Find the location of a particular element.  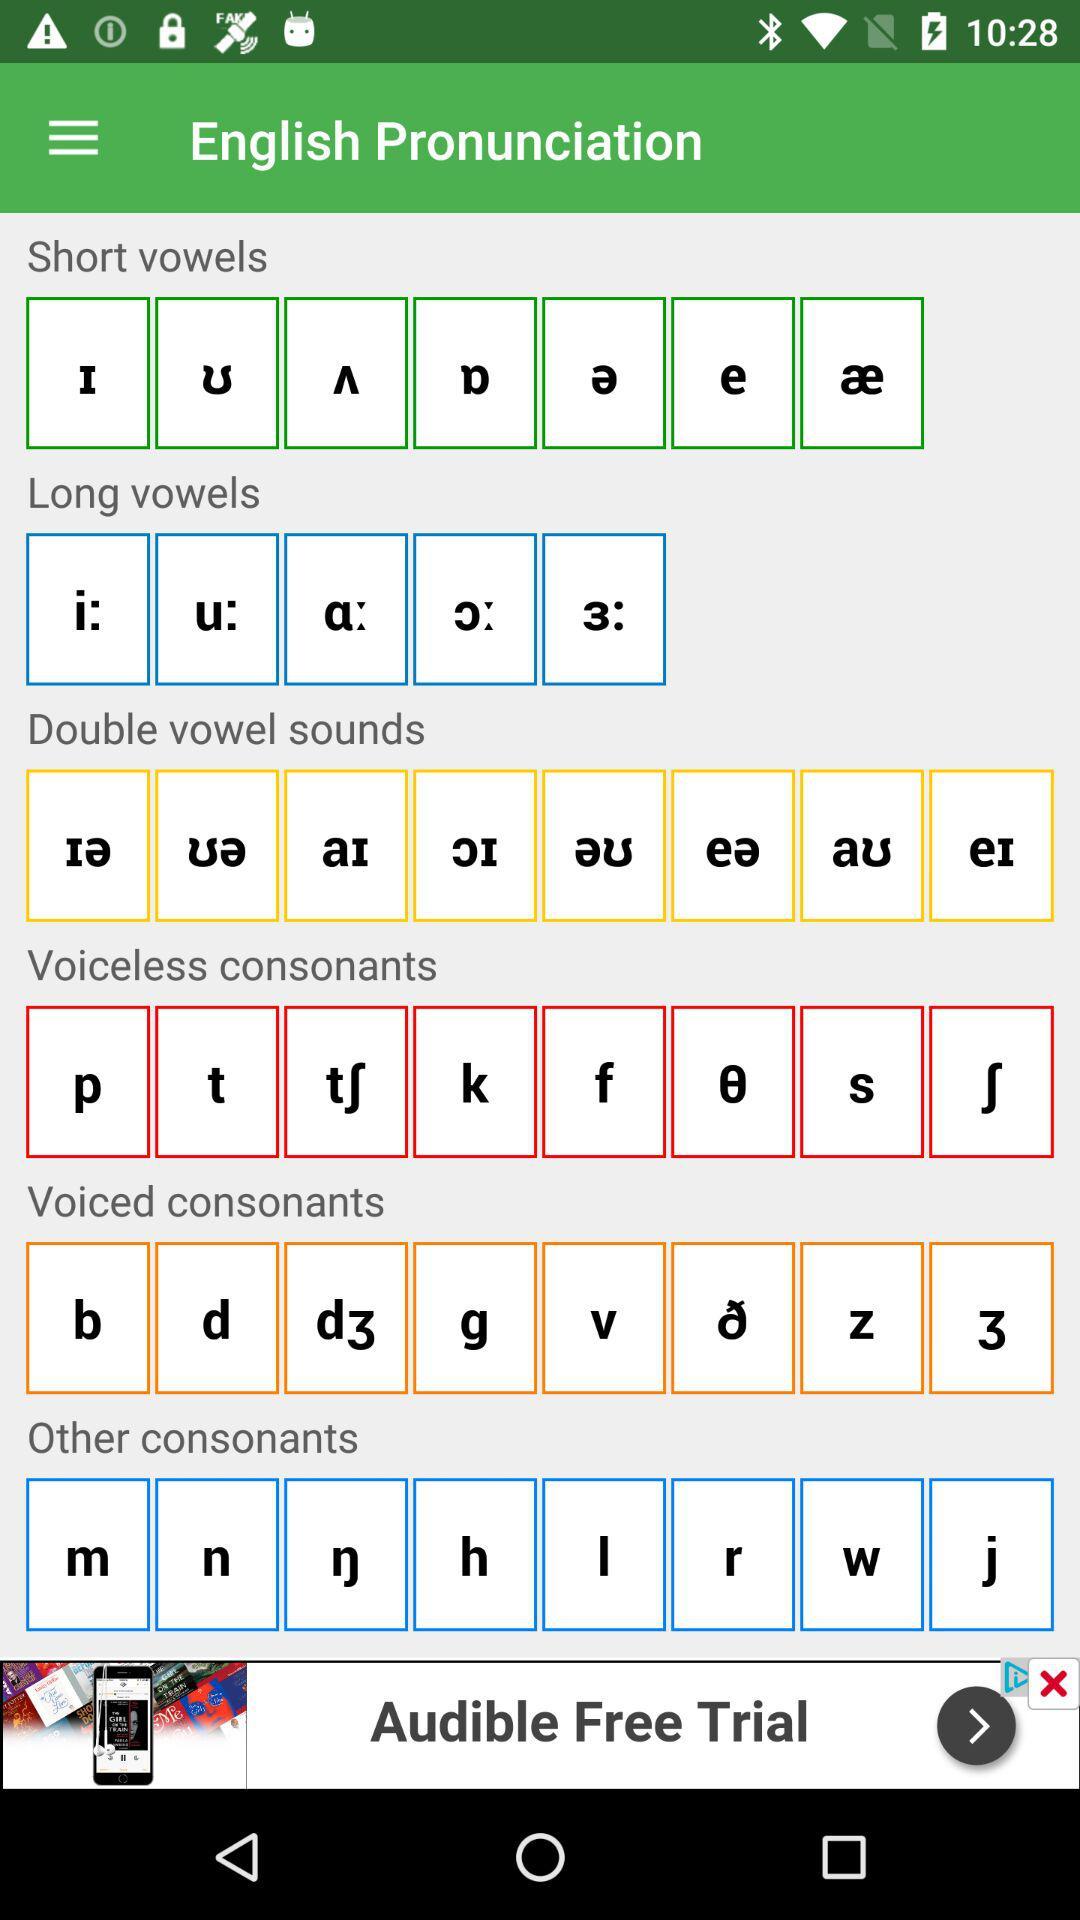

button is located at coordinates (1052, 1682).